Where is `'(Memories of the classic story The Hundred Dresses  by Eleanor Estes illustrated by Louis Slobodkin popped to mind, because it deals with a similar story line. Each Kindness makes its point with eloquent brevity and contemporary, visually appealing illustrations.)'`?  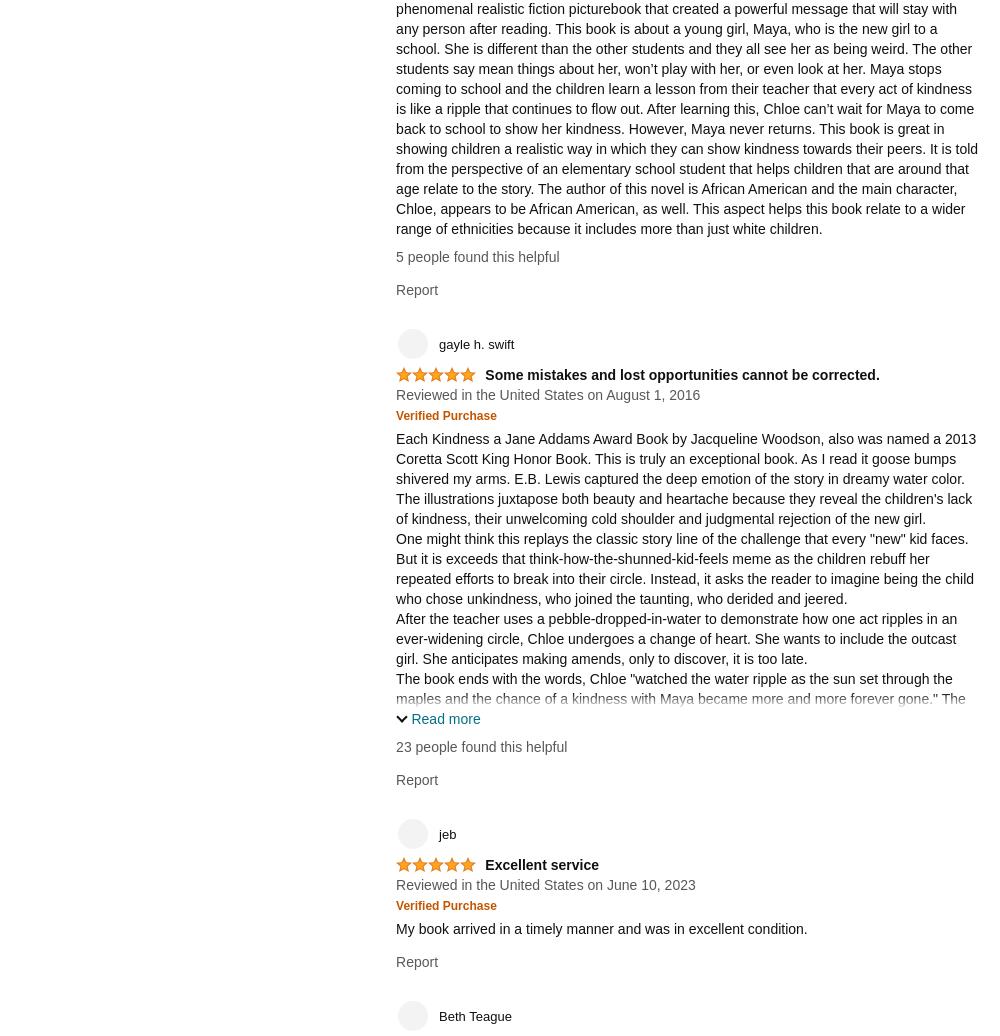 '(Memories of the classic story The Hundred Dresses  by Eleanor Estes illustrated by Louis Slobodkin popped to mind, because it deals with a similar story line. Each Kindness makes its point with eloquent brevity and contemporary, visually appealing illustrations.)' is located at coordinates (685, 879).